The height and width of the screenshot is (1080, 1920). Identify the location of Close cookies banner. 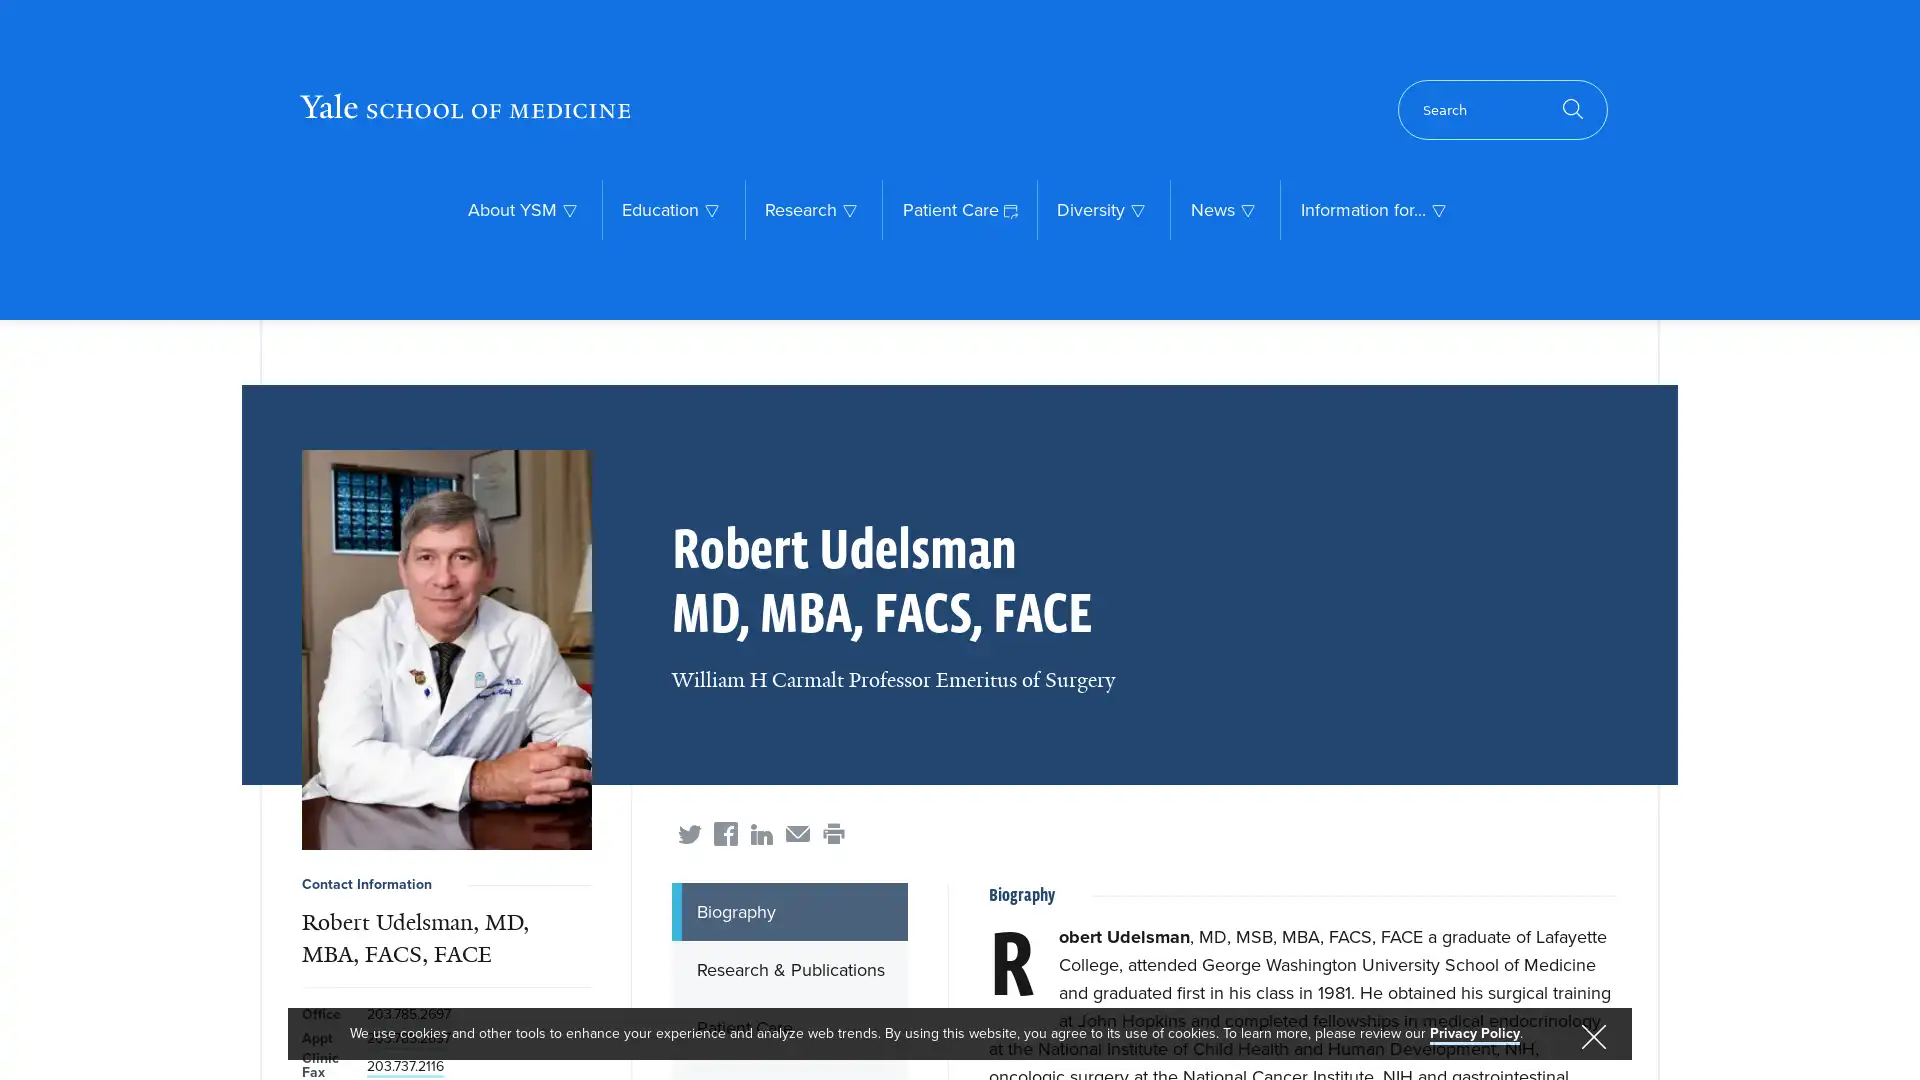
(1592, 1036).